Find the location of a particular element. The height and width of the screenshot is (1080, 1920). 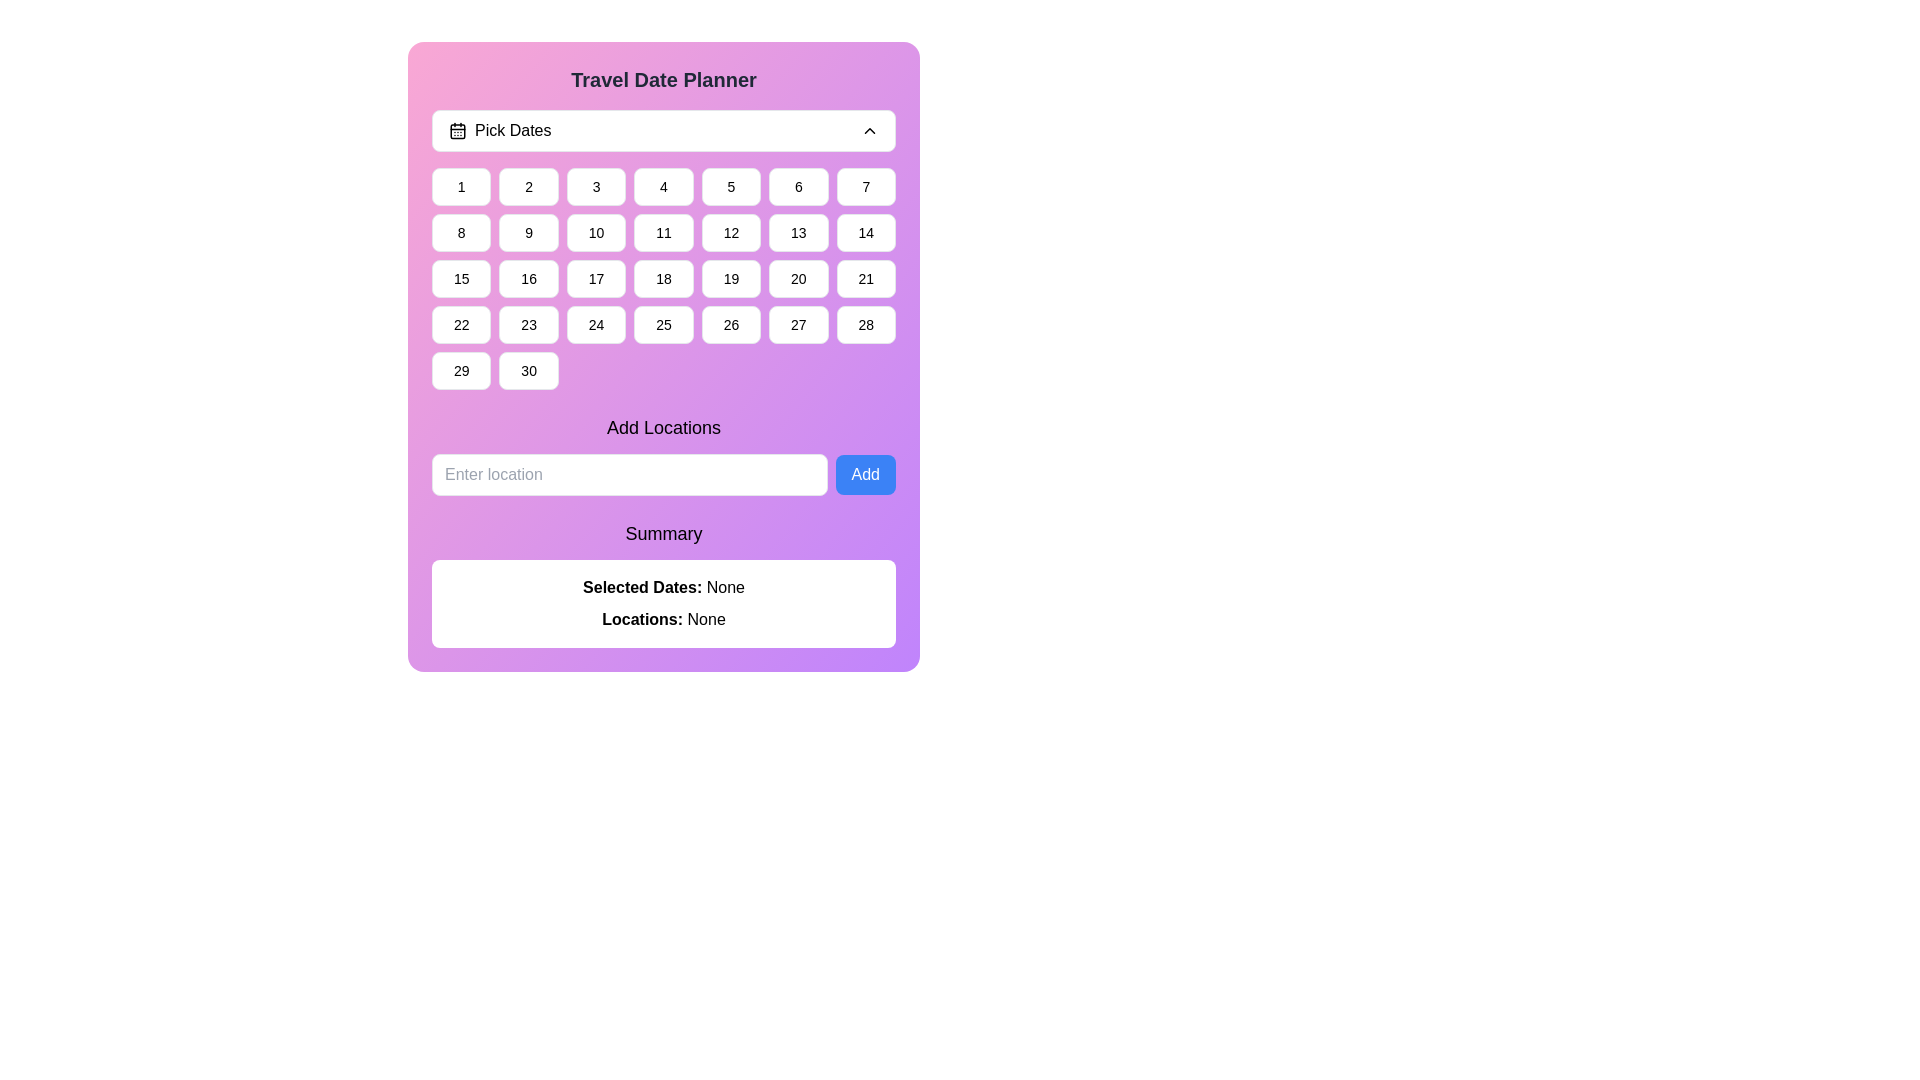

the square button labeled '25' located in the fifth row and fourth column of the button grid is located at coordinates (663, 323).